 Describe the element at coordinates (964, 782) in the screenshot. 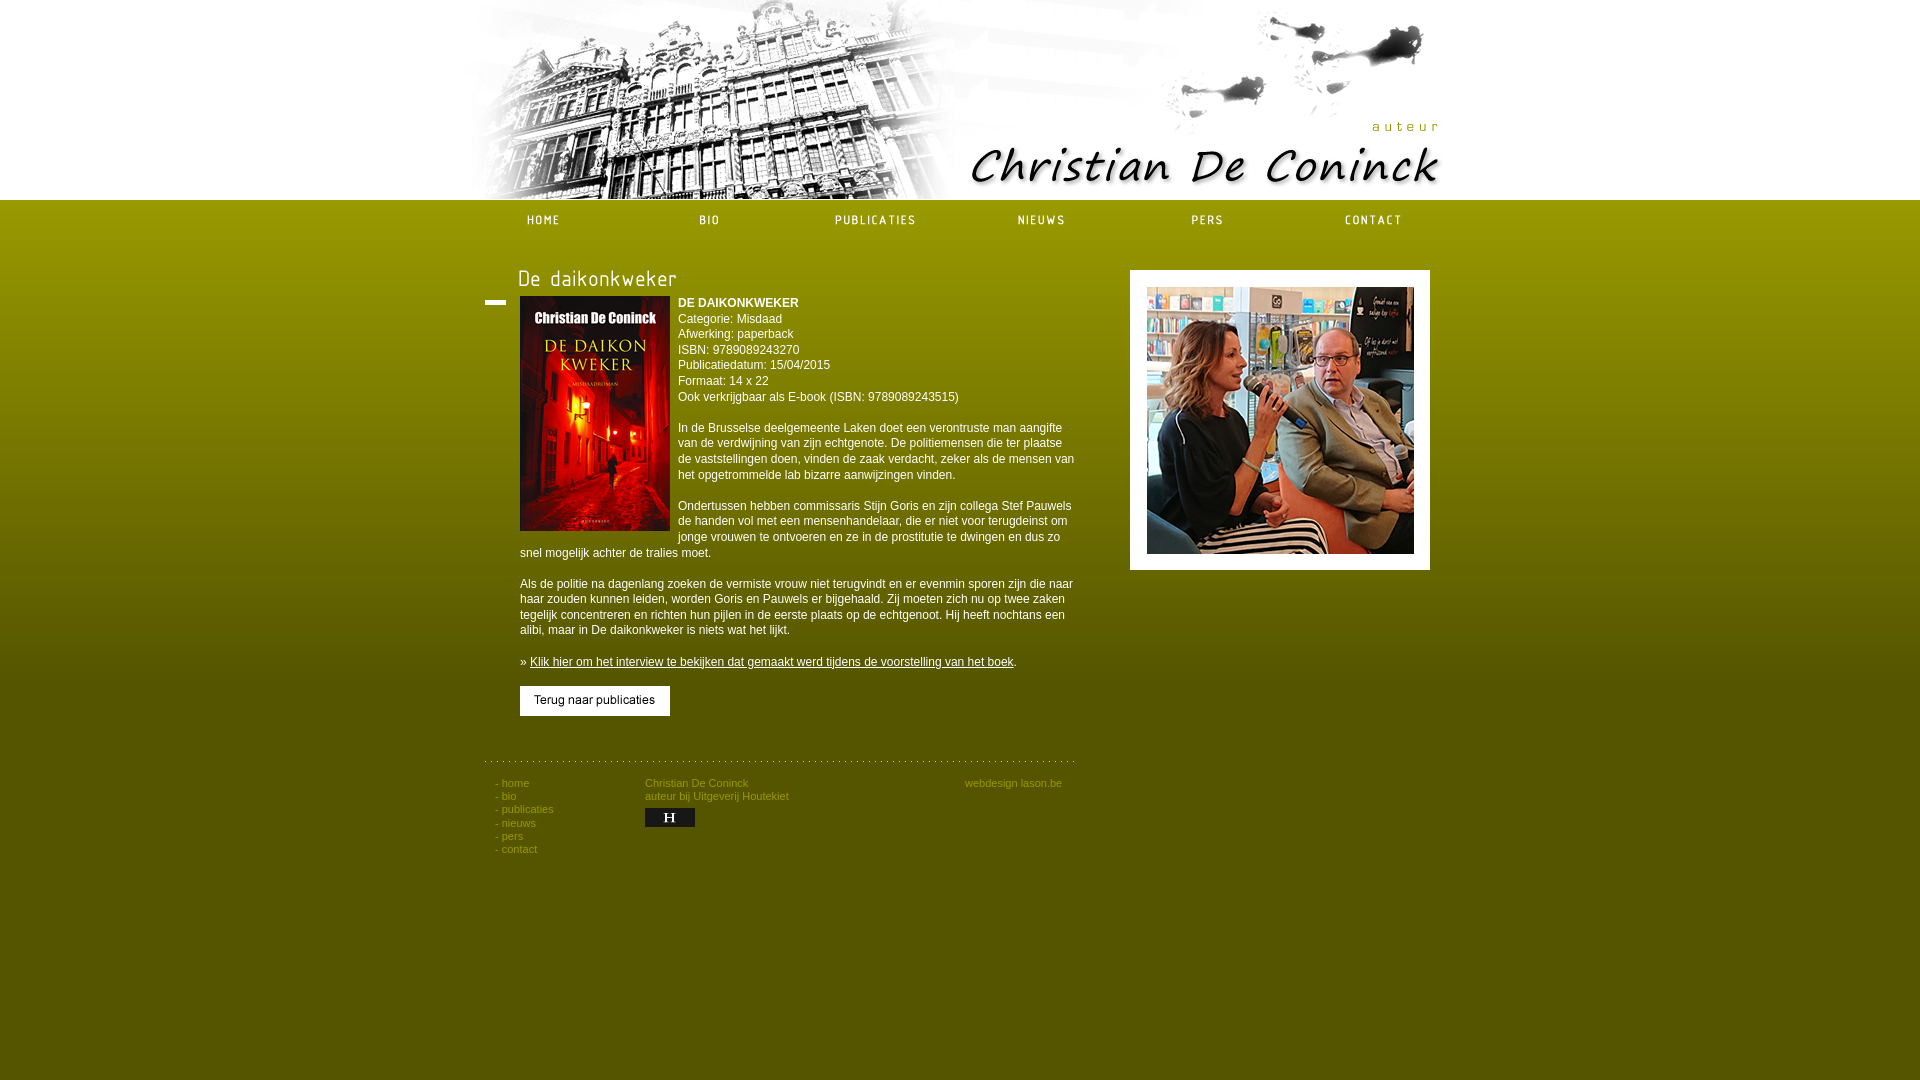

I see `'webdesign lason.be'` at that location.